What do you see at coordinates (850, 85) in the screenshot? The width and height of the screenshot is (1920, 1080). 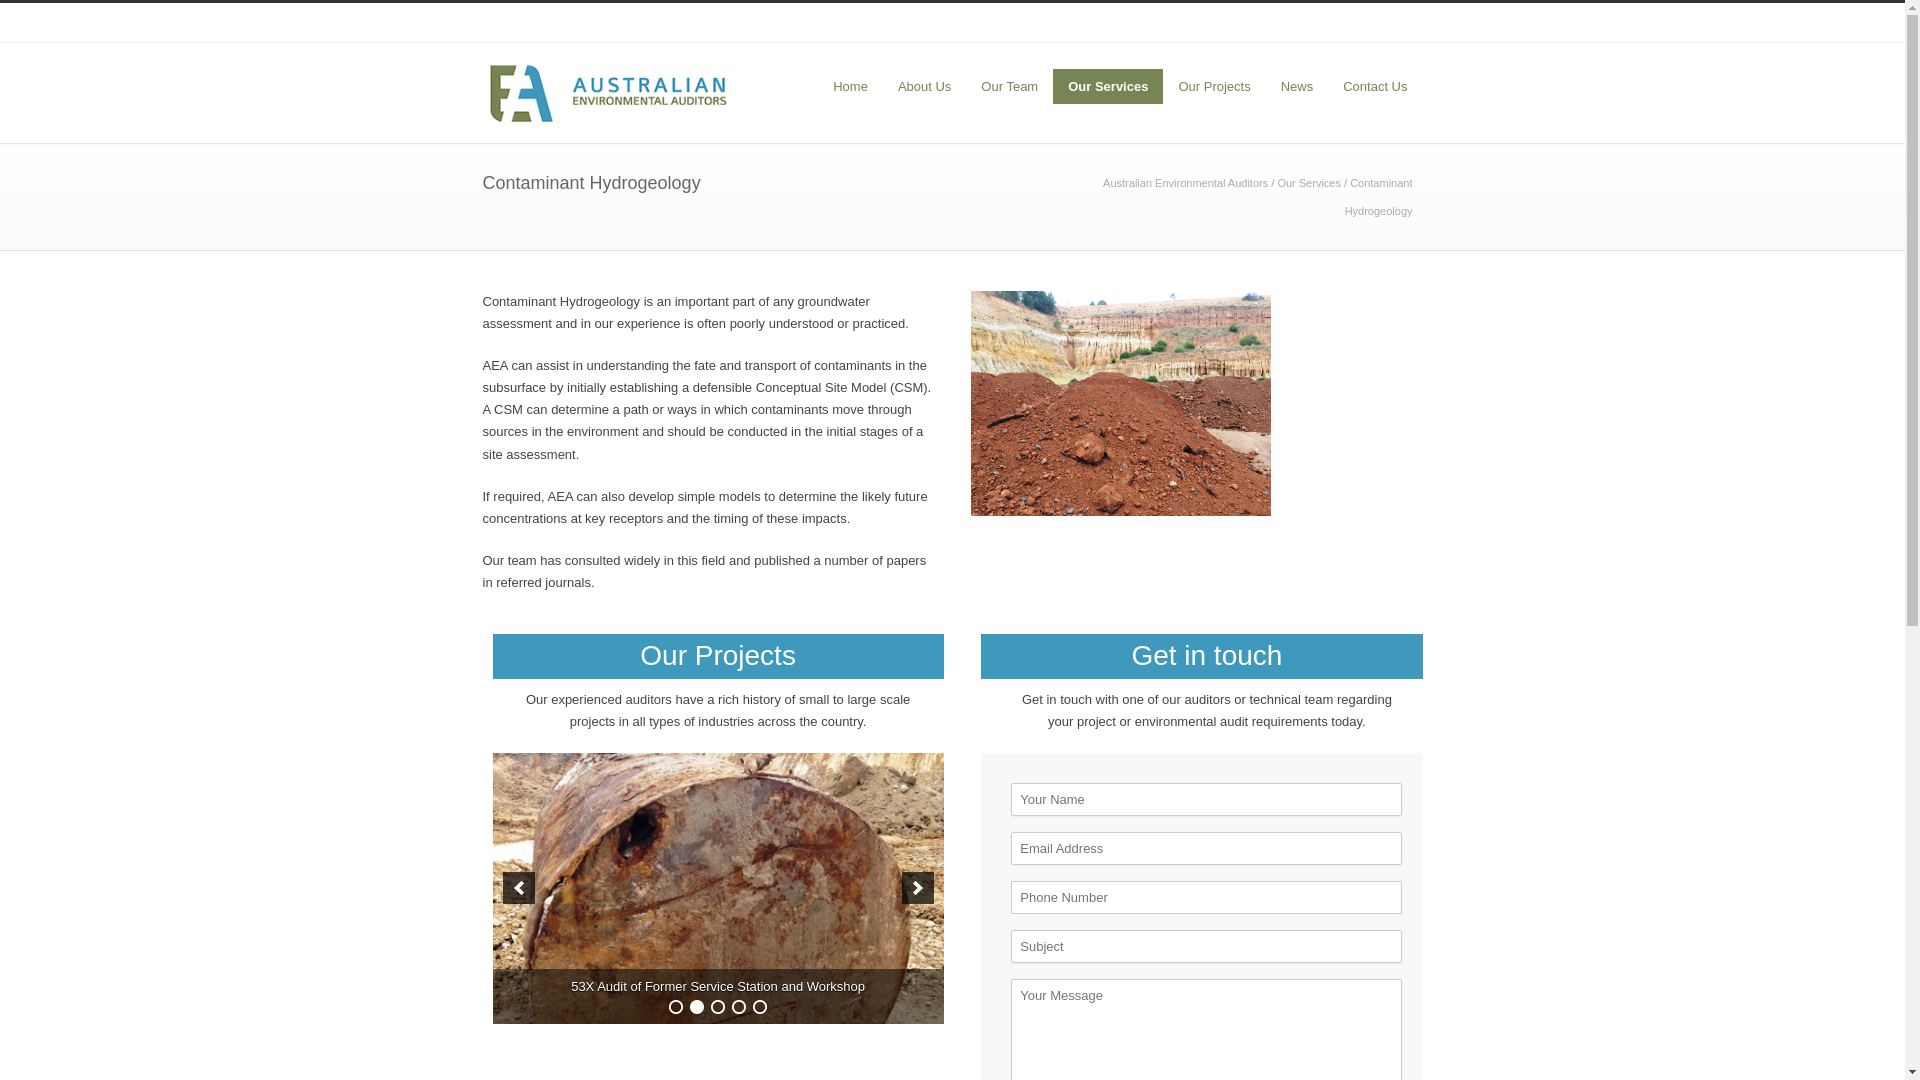 I see `'Home'` at bounding box center [850, 85].